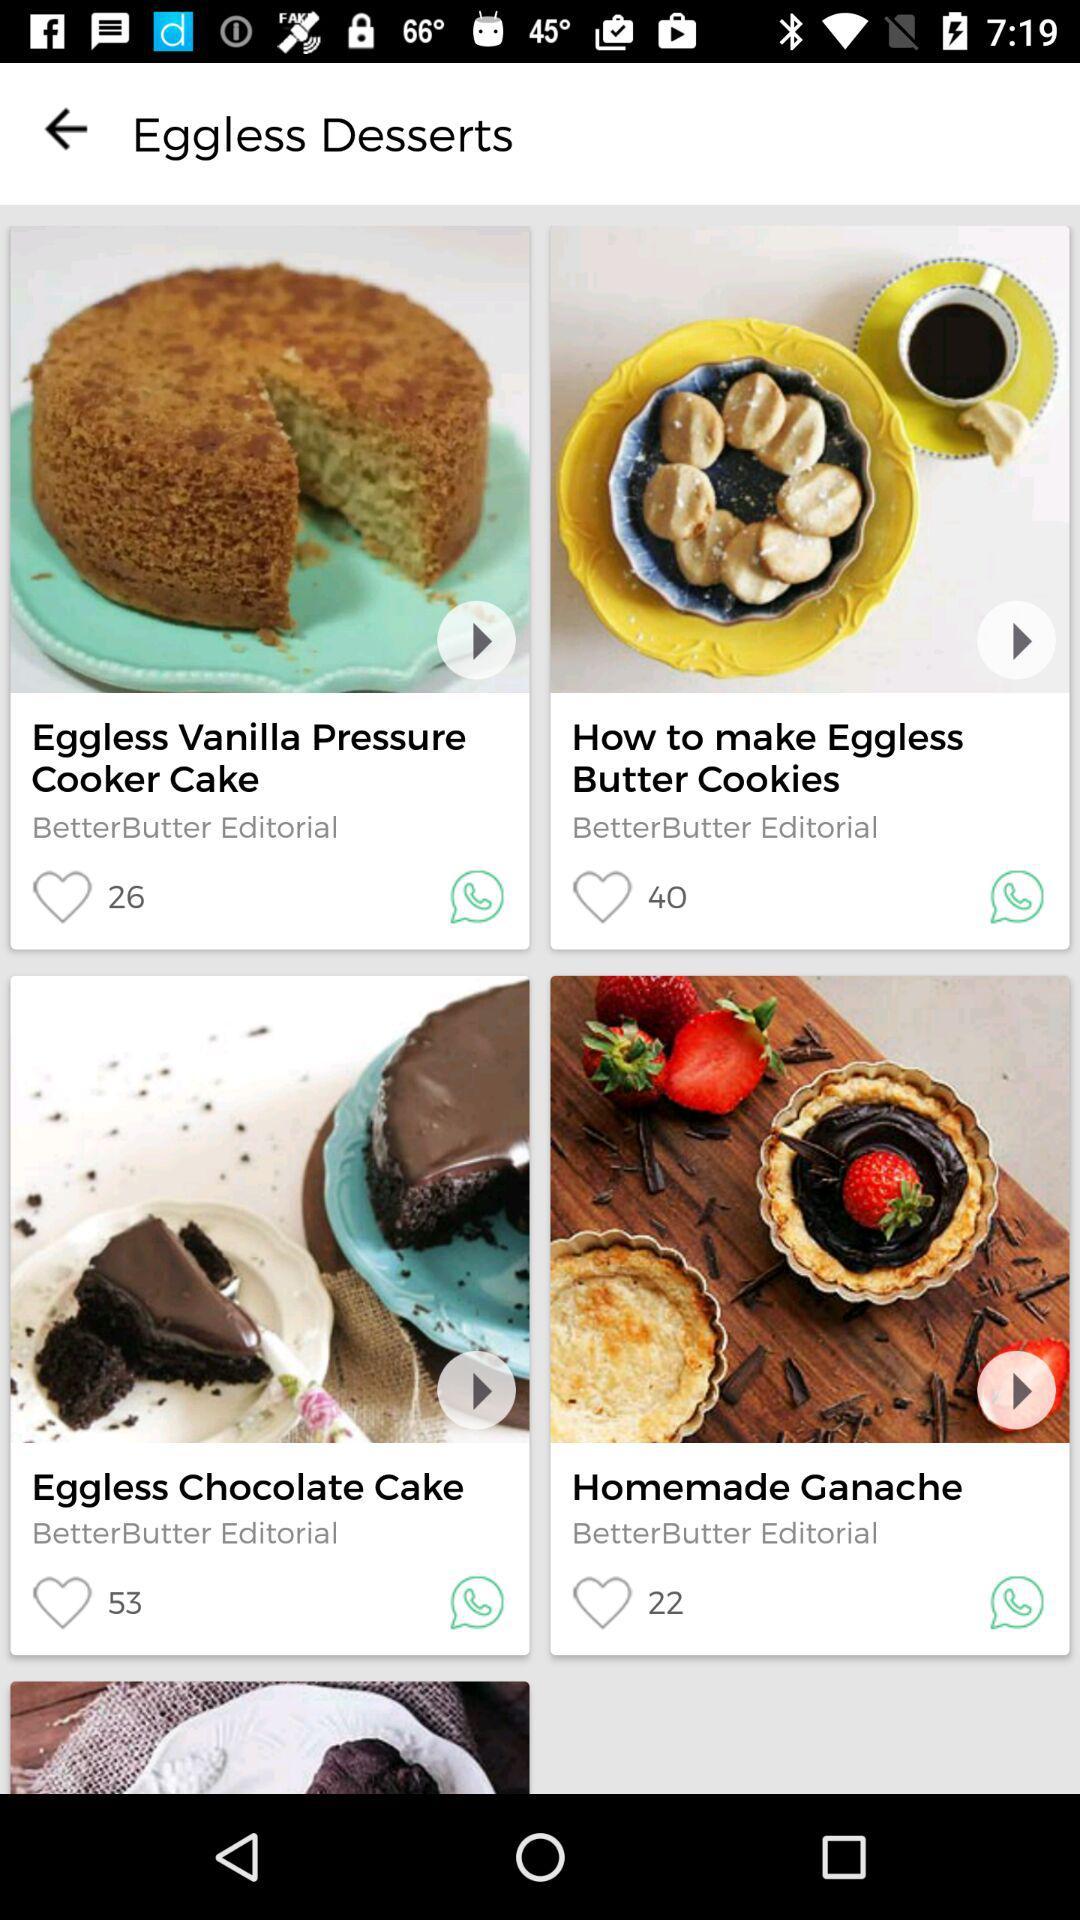  What do you see at coordinates (628, 896) in the screenshot?
I see `40 item` at bounding box center [628, 896].